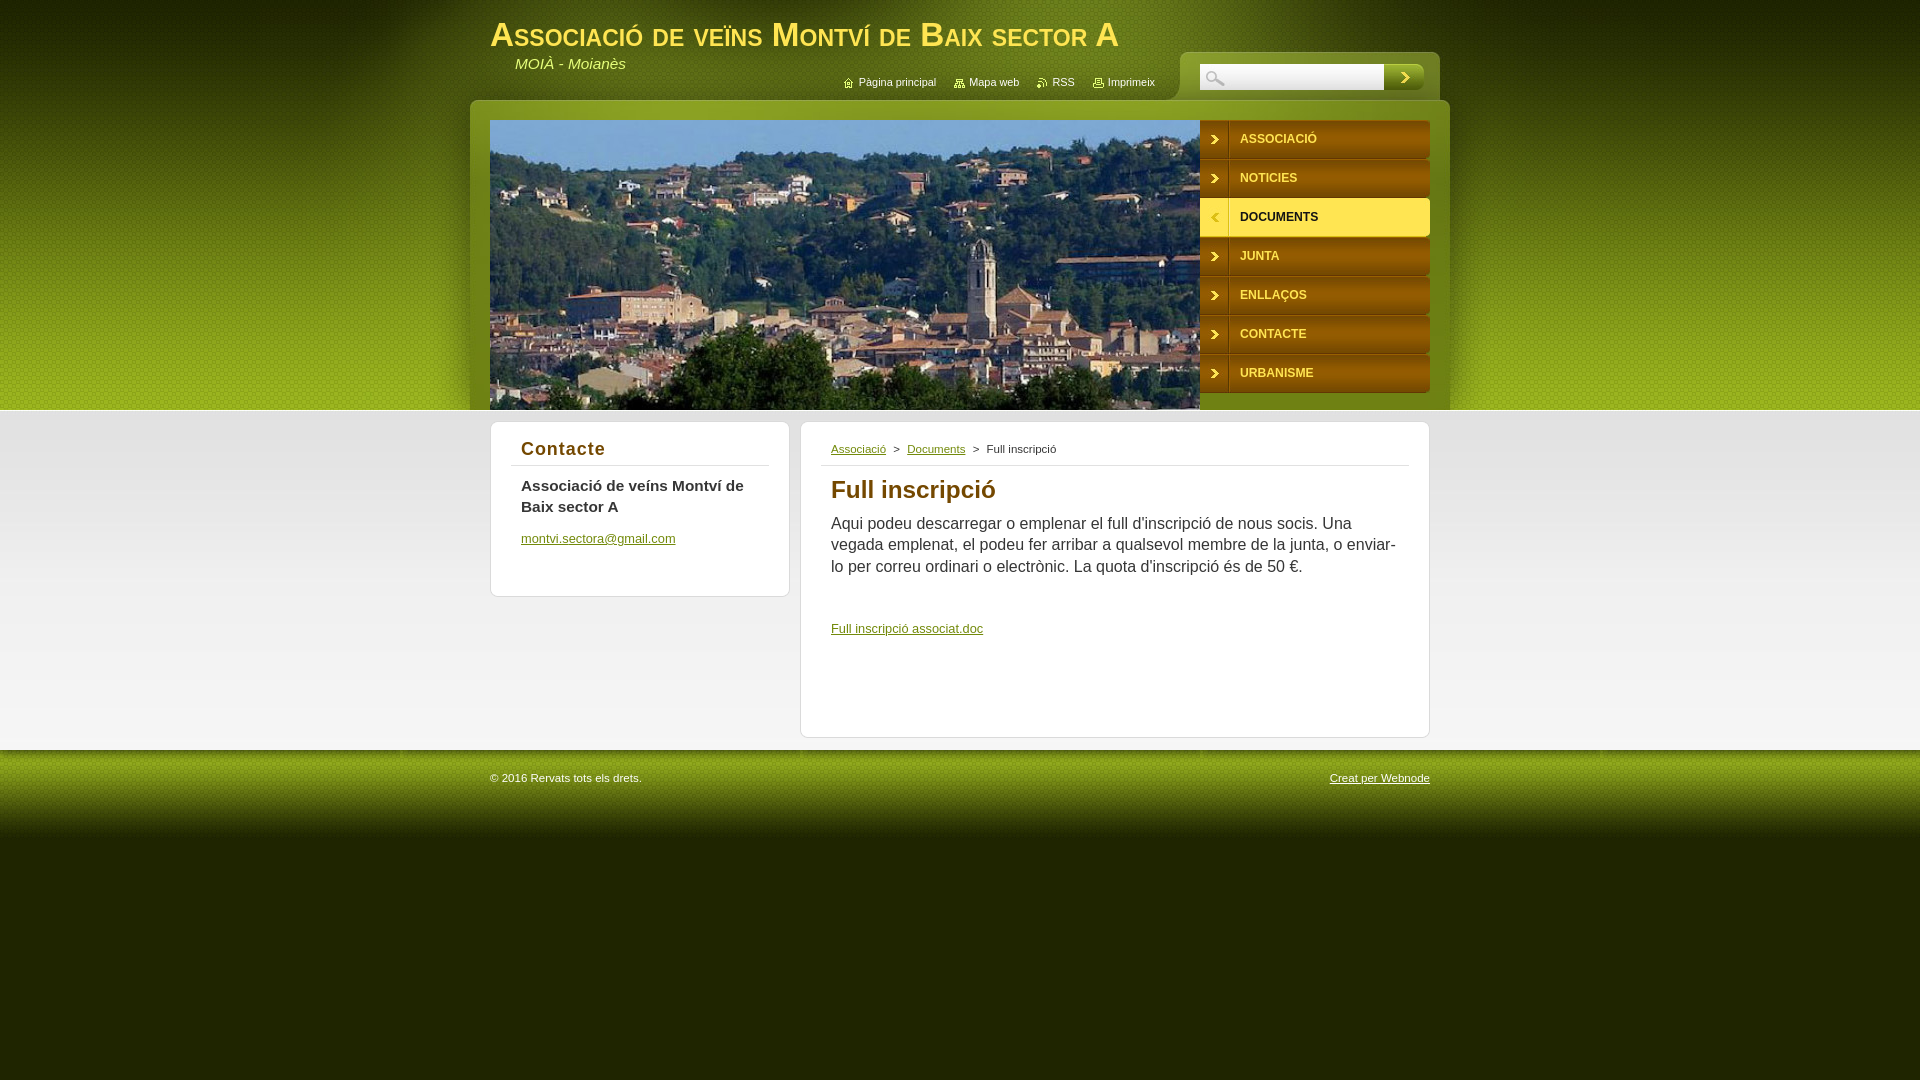 Image resolution: width=1920 pixels, height=1080 pixels. I want to click on 'JUNTA', so click(1315, 255).